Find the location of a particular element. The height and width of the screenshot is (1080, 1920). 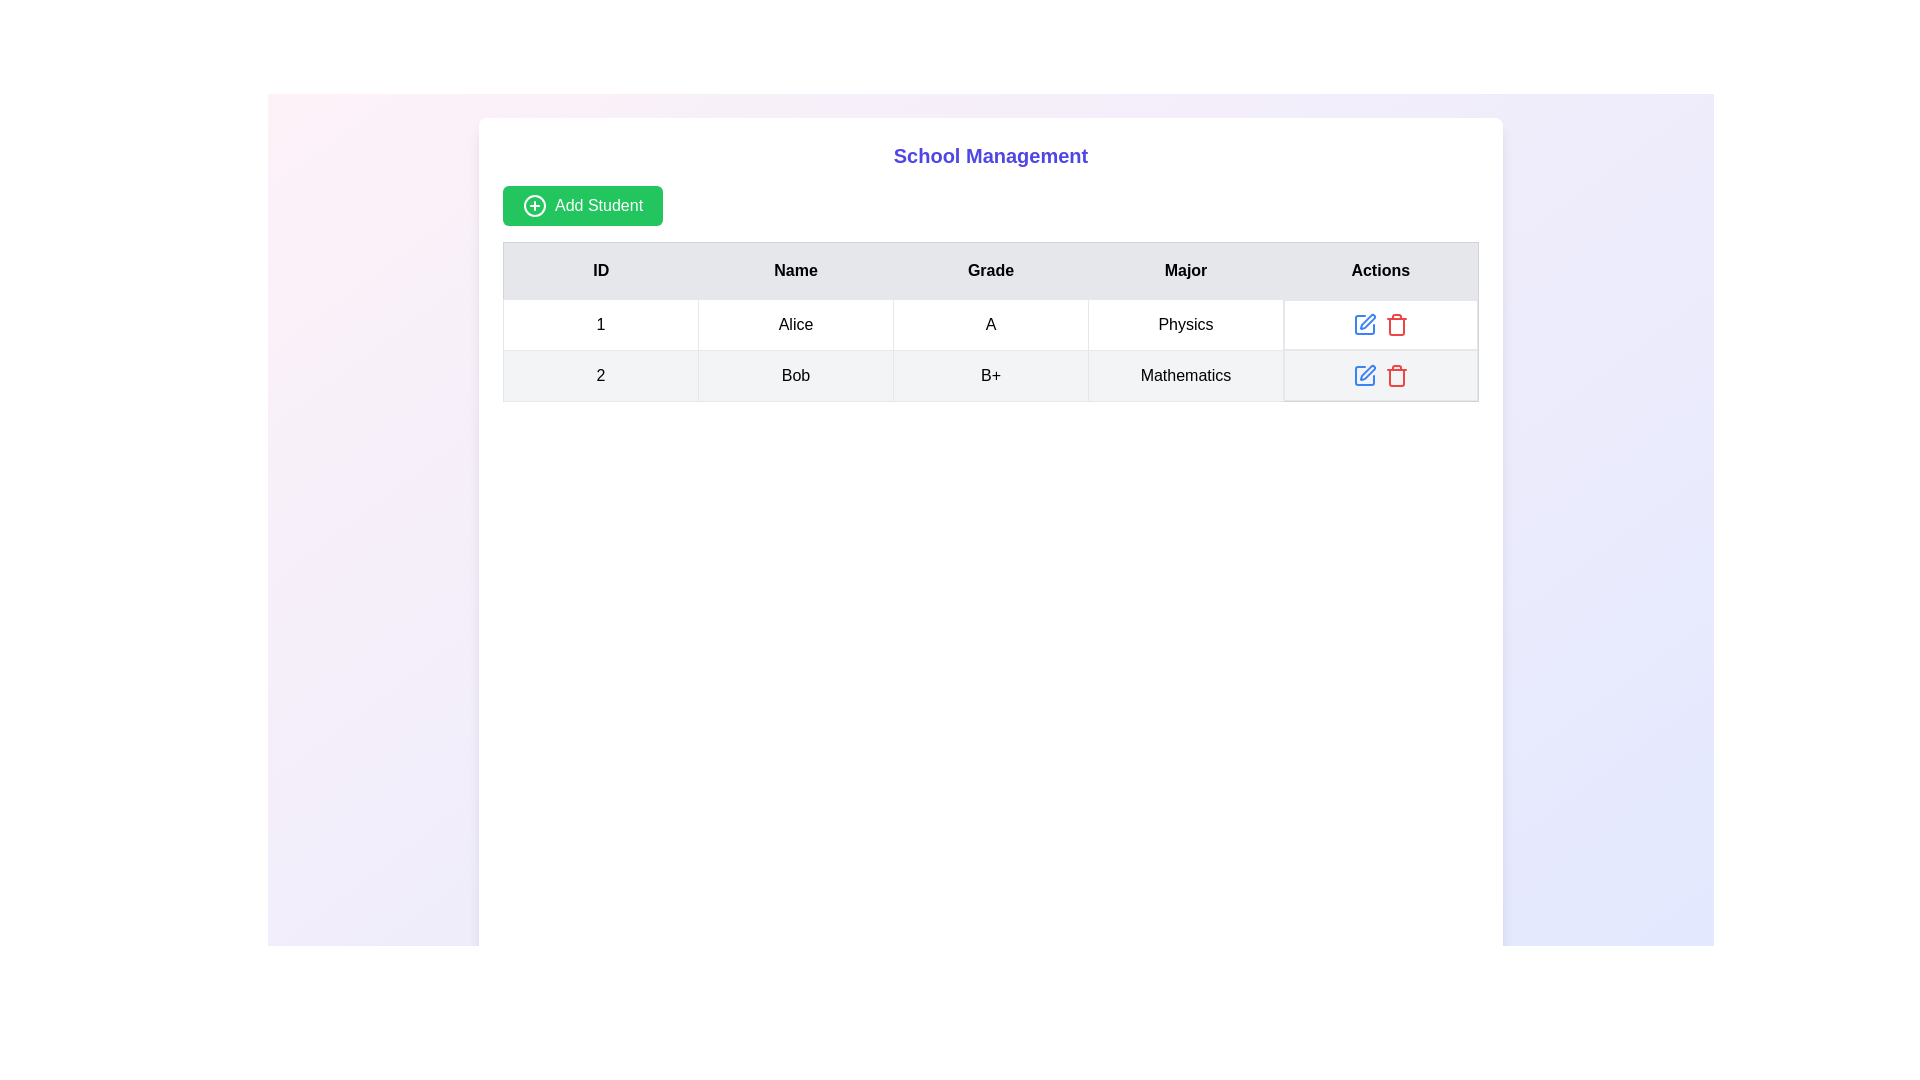

the edit icon in the Actions column for the second row associated with 'Bob' to initiate the editing process is located at coordinates (1366, 320).